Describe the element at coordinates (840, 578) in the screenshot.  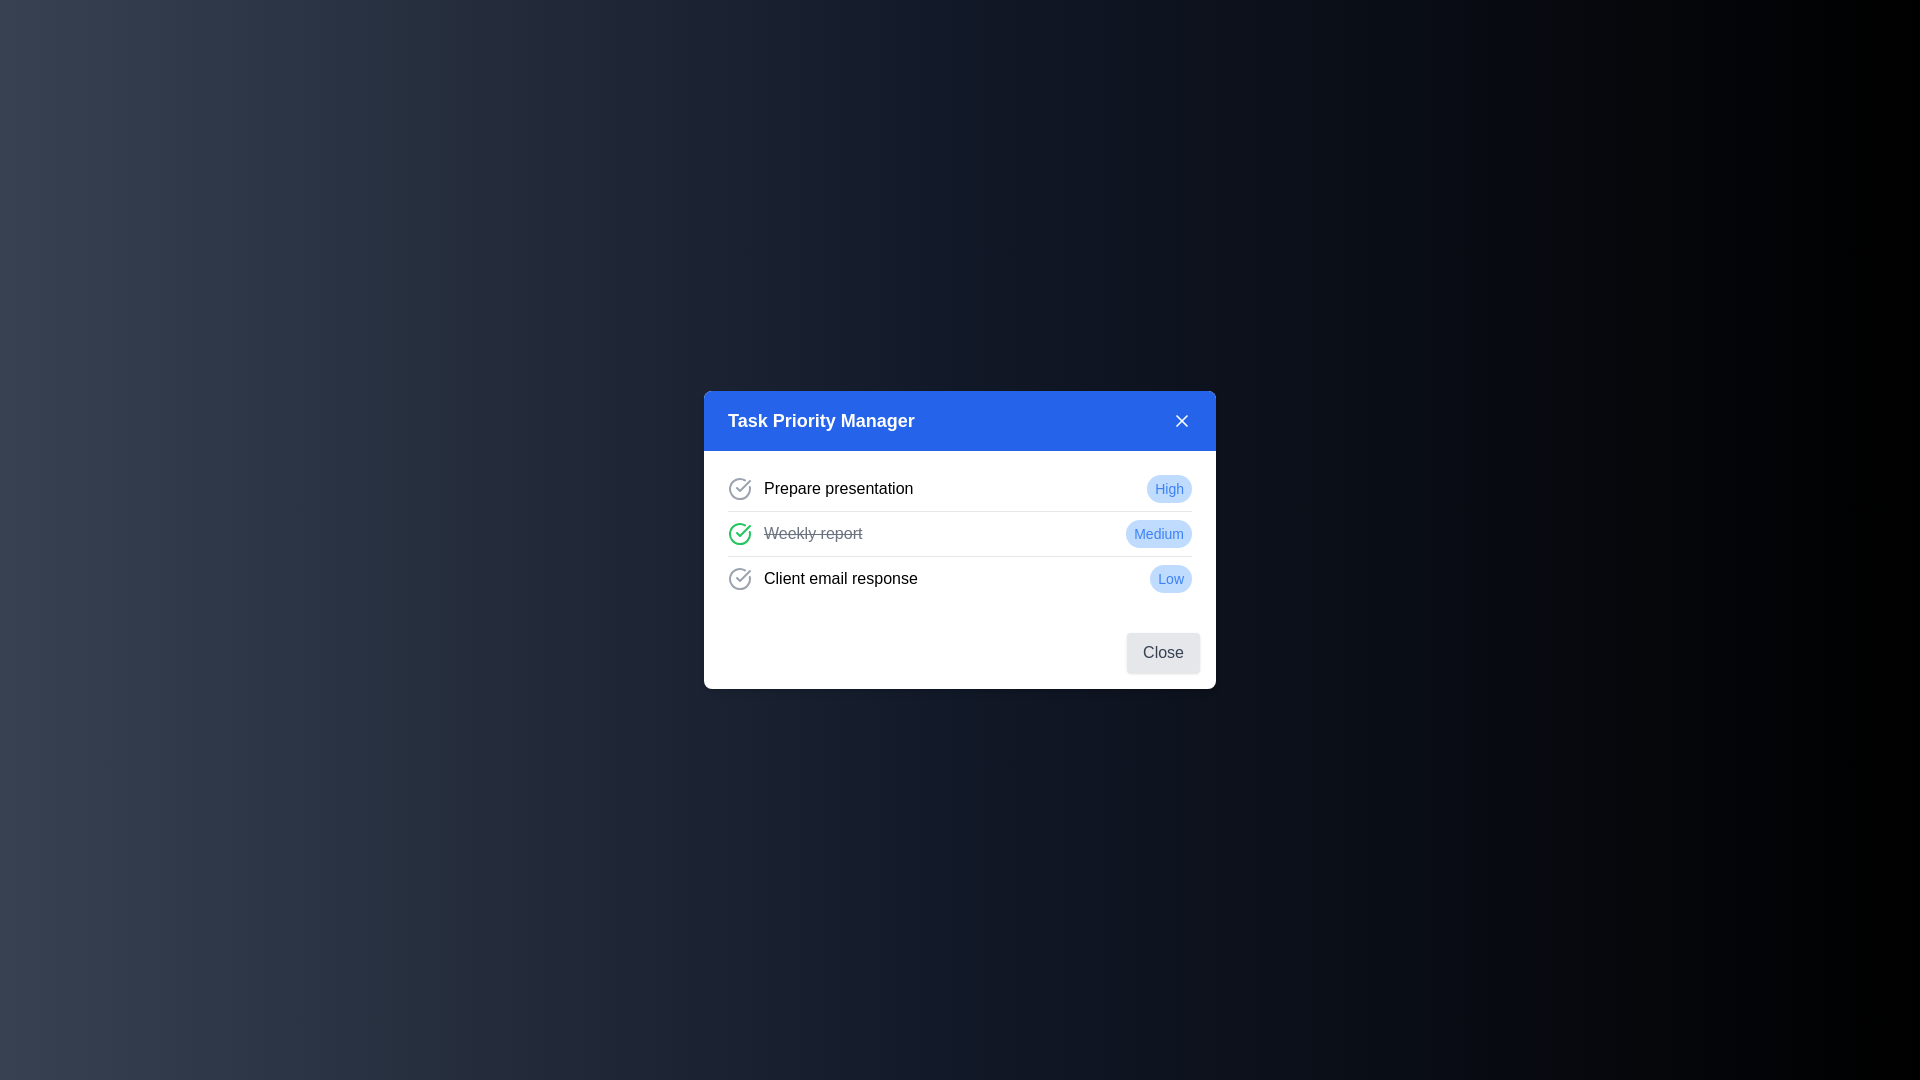
I see `text label displaying 'Client email response', which is the third text element in the list of the 'Task Priority Manager' dialog box` at that location.